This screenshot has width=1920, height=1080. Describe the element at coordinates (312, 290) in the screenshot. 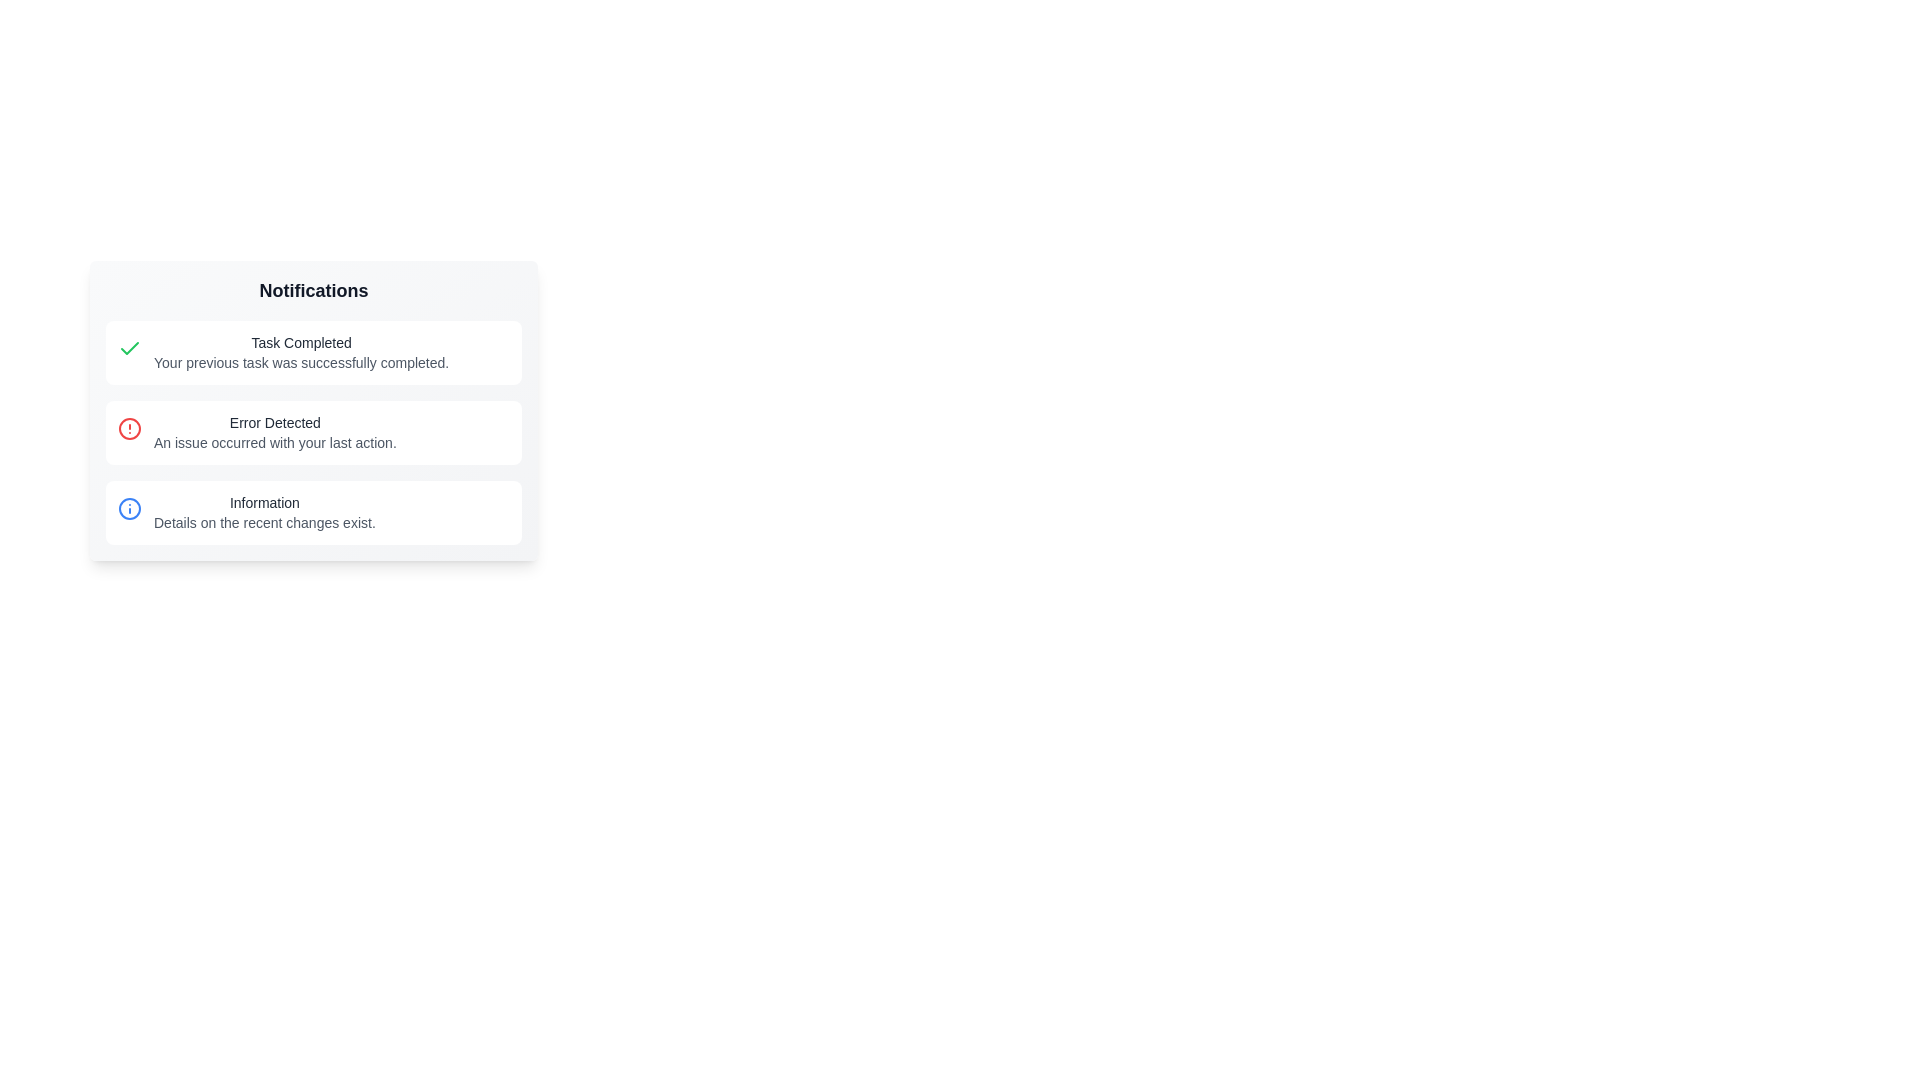

I see `title of the text header labeled 'Notifications', which is styled in bold and located at the top of the notification card` at that location.